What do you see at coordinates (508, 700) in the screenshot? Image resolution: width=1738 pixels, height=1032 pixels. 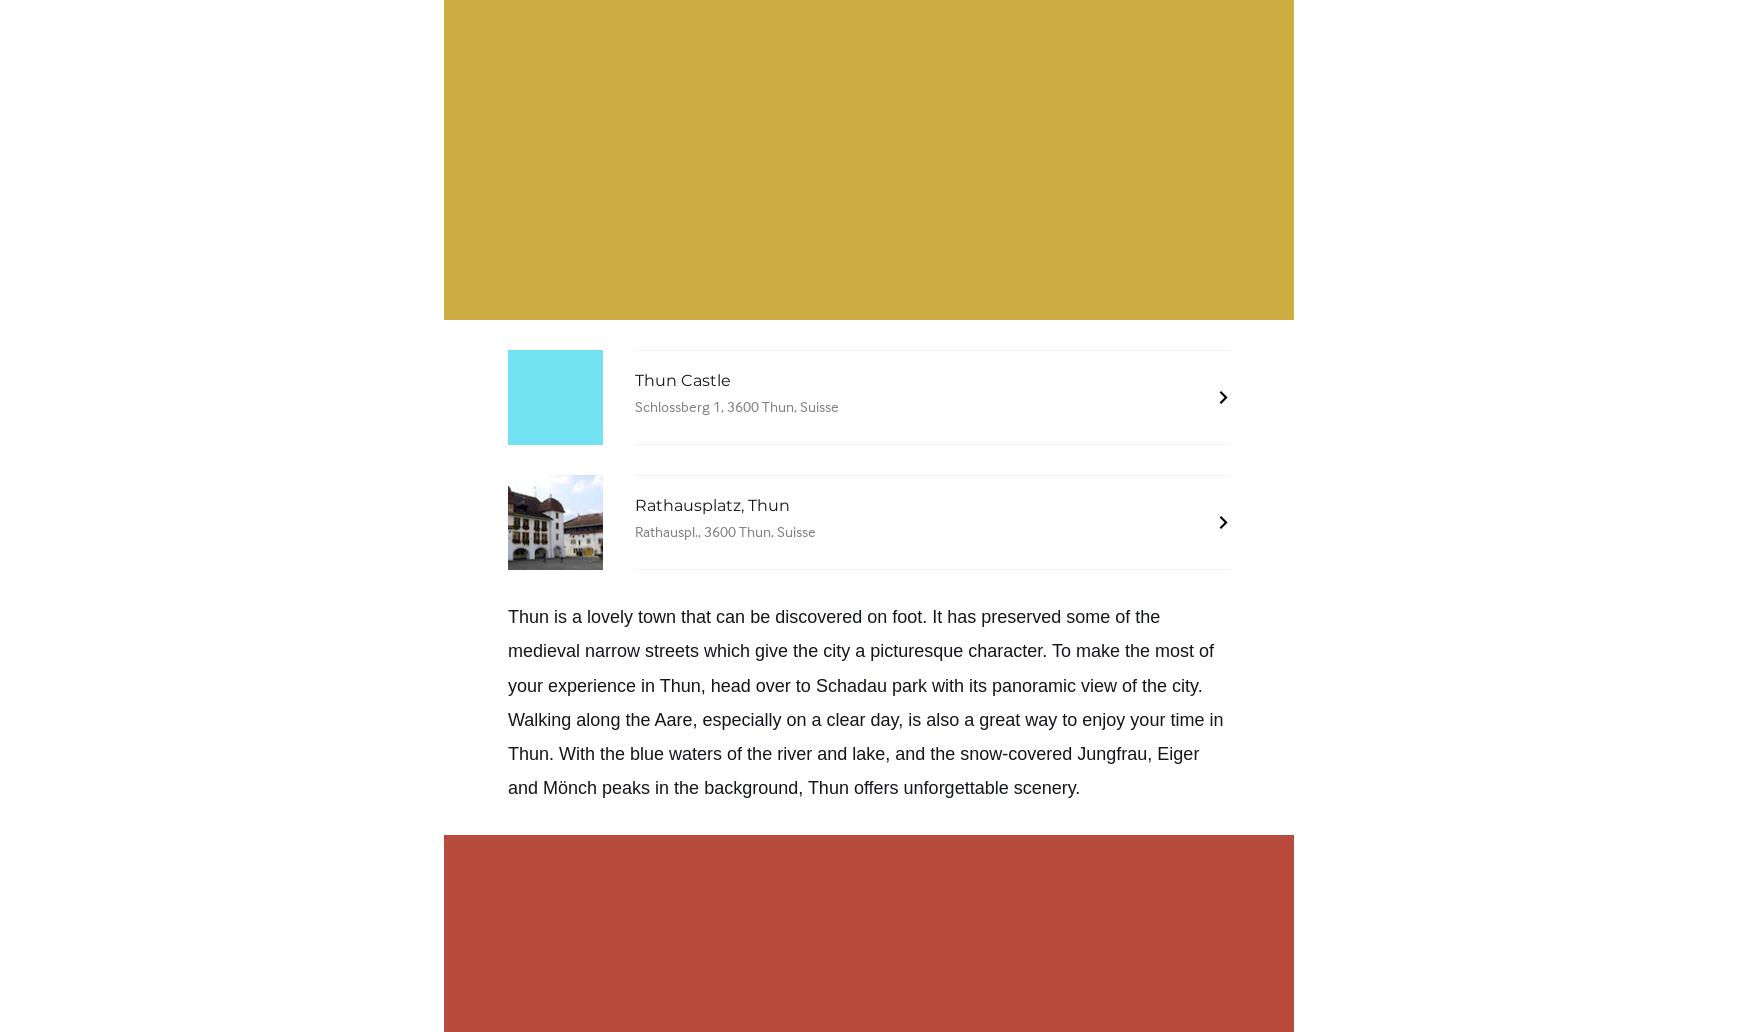 I see `'. Walking along the'` at bounding box center [508, 700].